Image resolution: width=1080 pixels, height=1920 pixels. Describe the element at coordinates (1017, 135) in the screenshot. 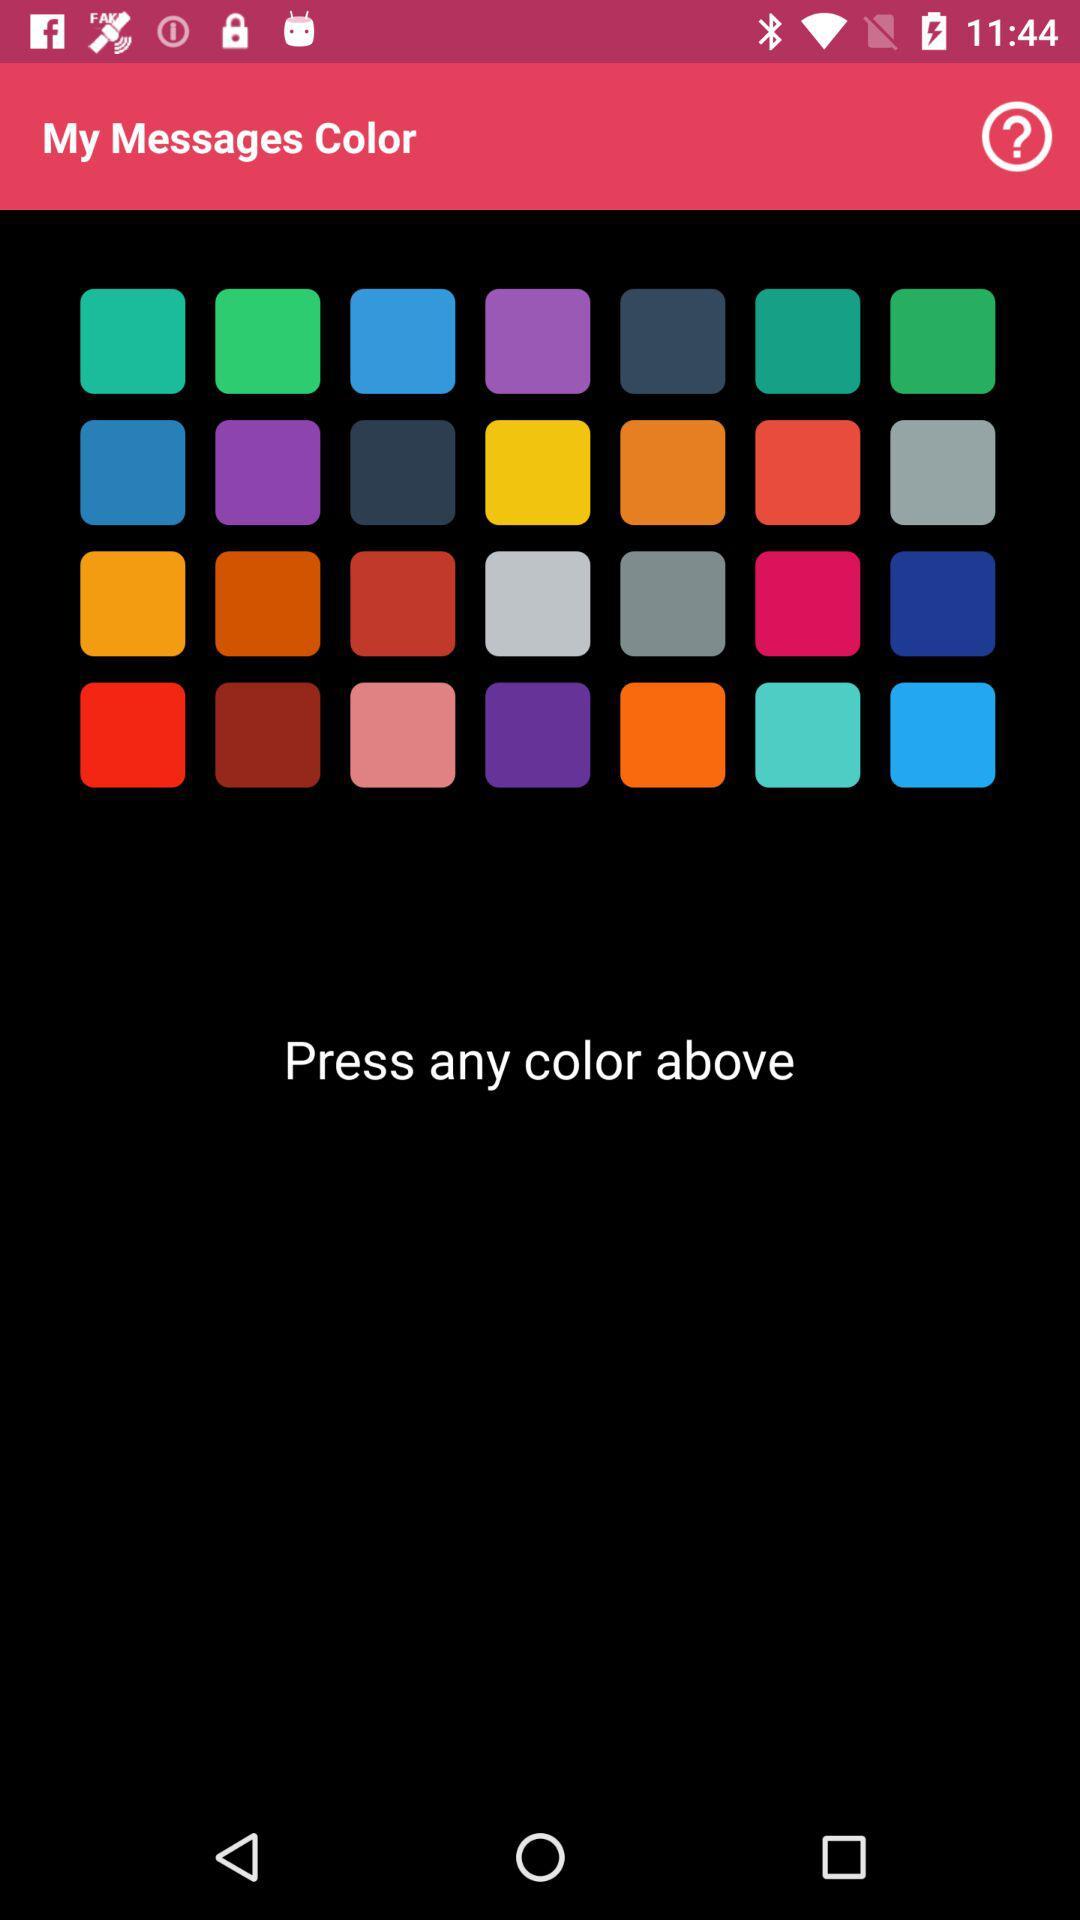

I see `icon to the right of the my messages color` at that location.